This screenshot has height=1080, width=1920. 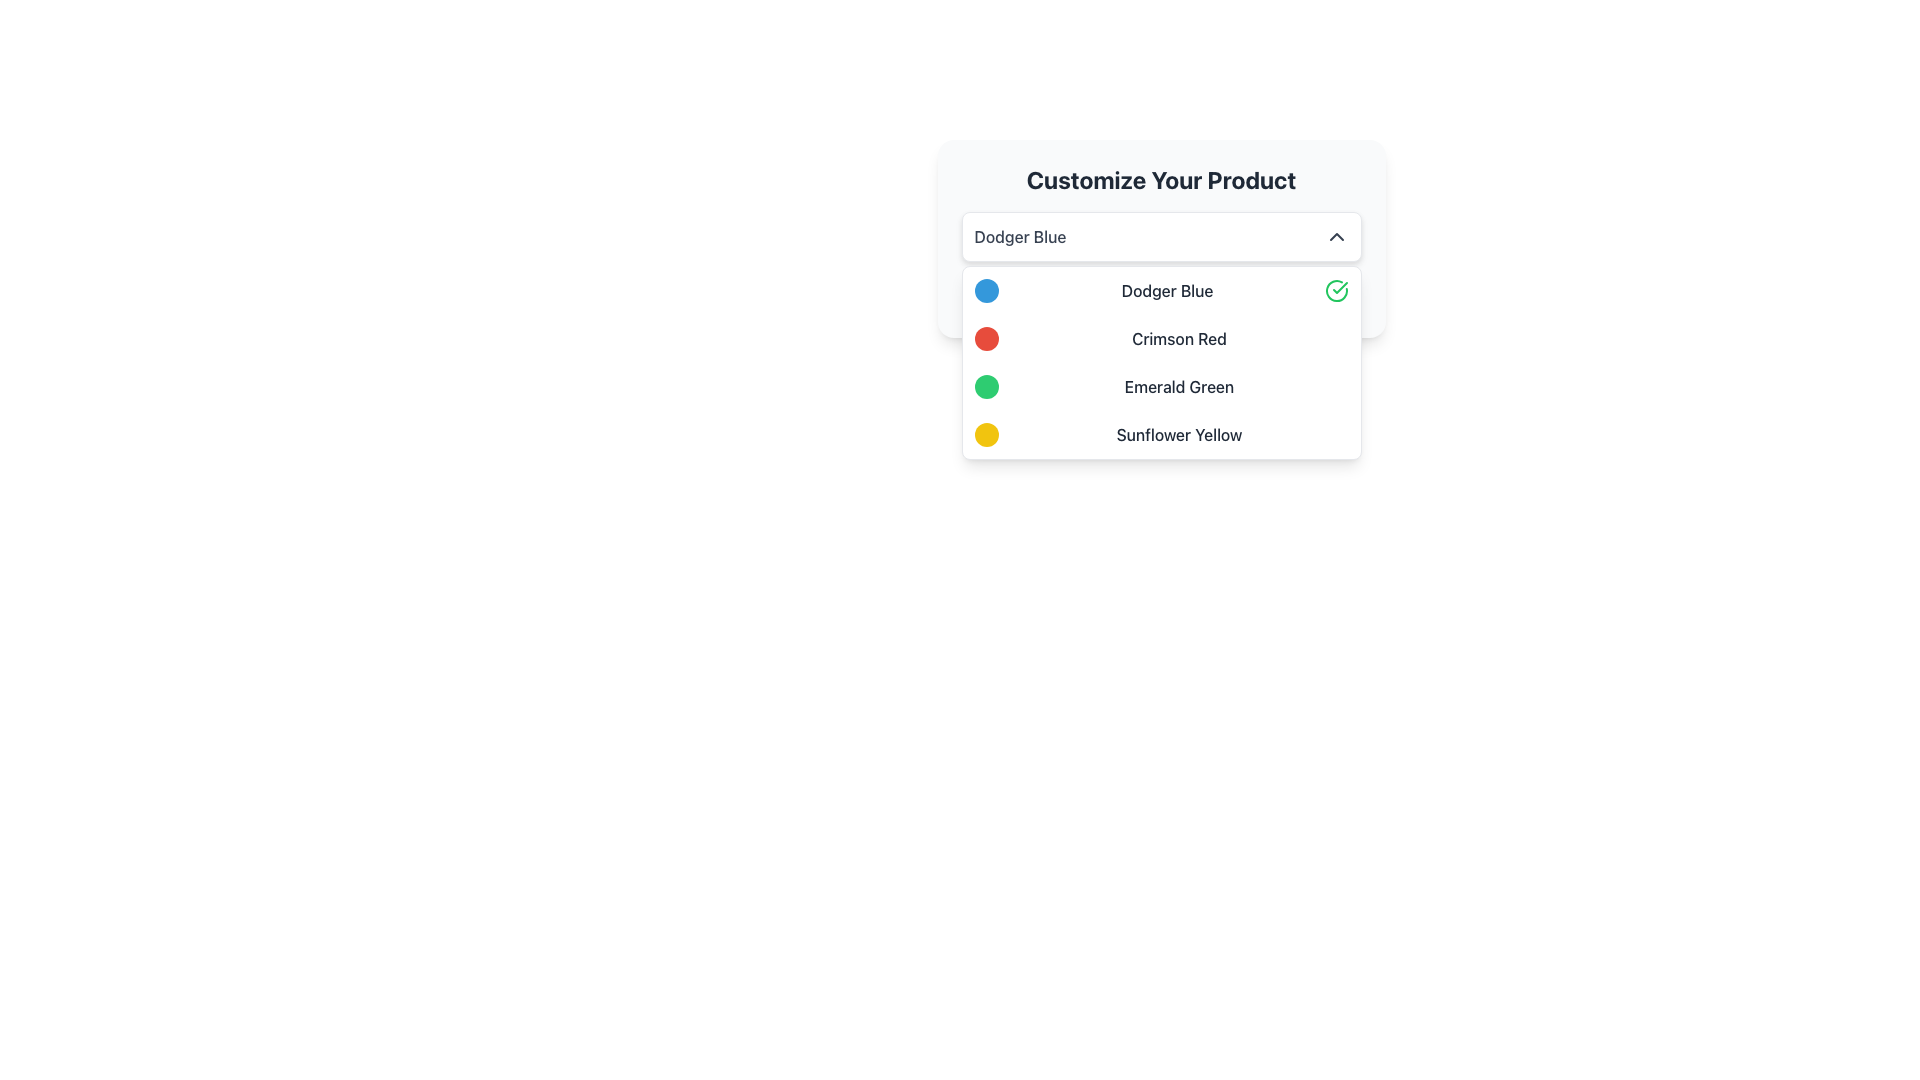 What do you see at coordinates (1161, 290) in the screenshot?
I see `the first selectable item in the color choice dropdown menu located below the 'Customize Your Product' input` at bounding box center [1161, 290].